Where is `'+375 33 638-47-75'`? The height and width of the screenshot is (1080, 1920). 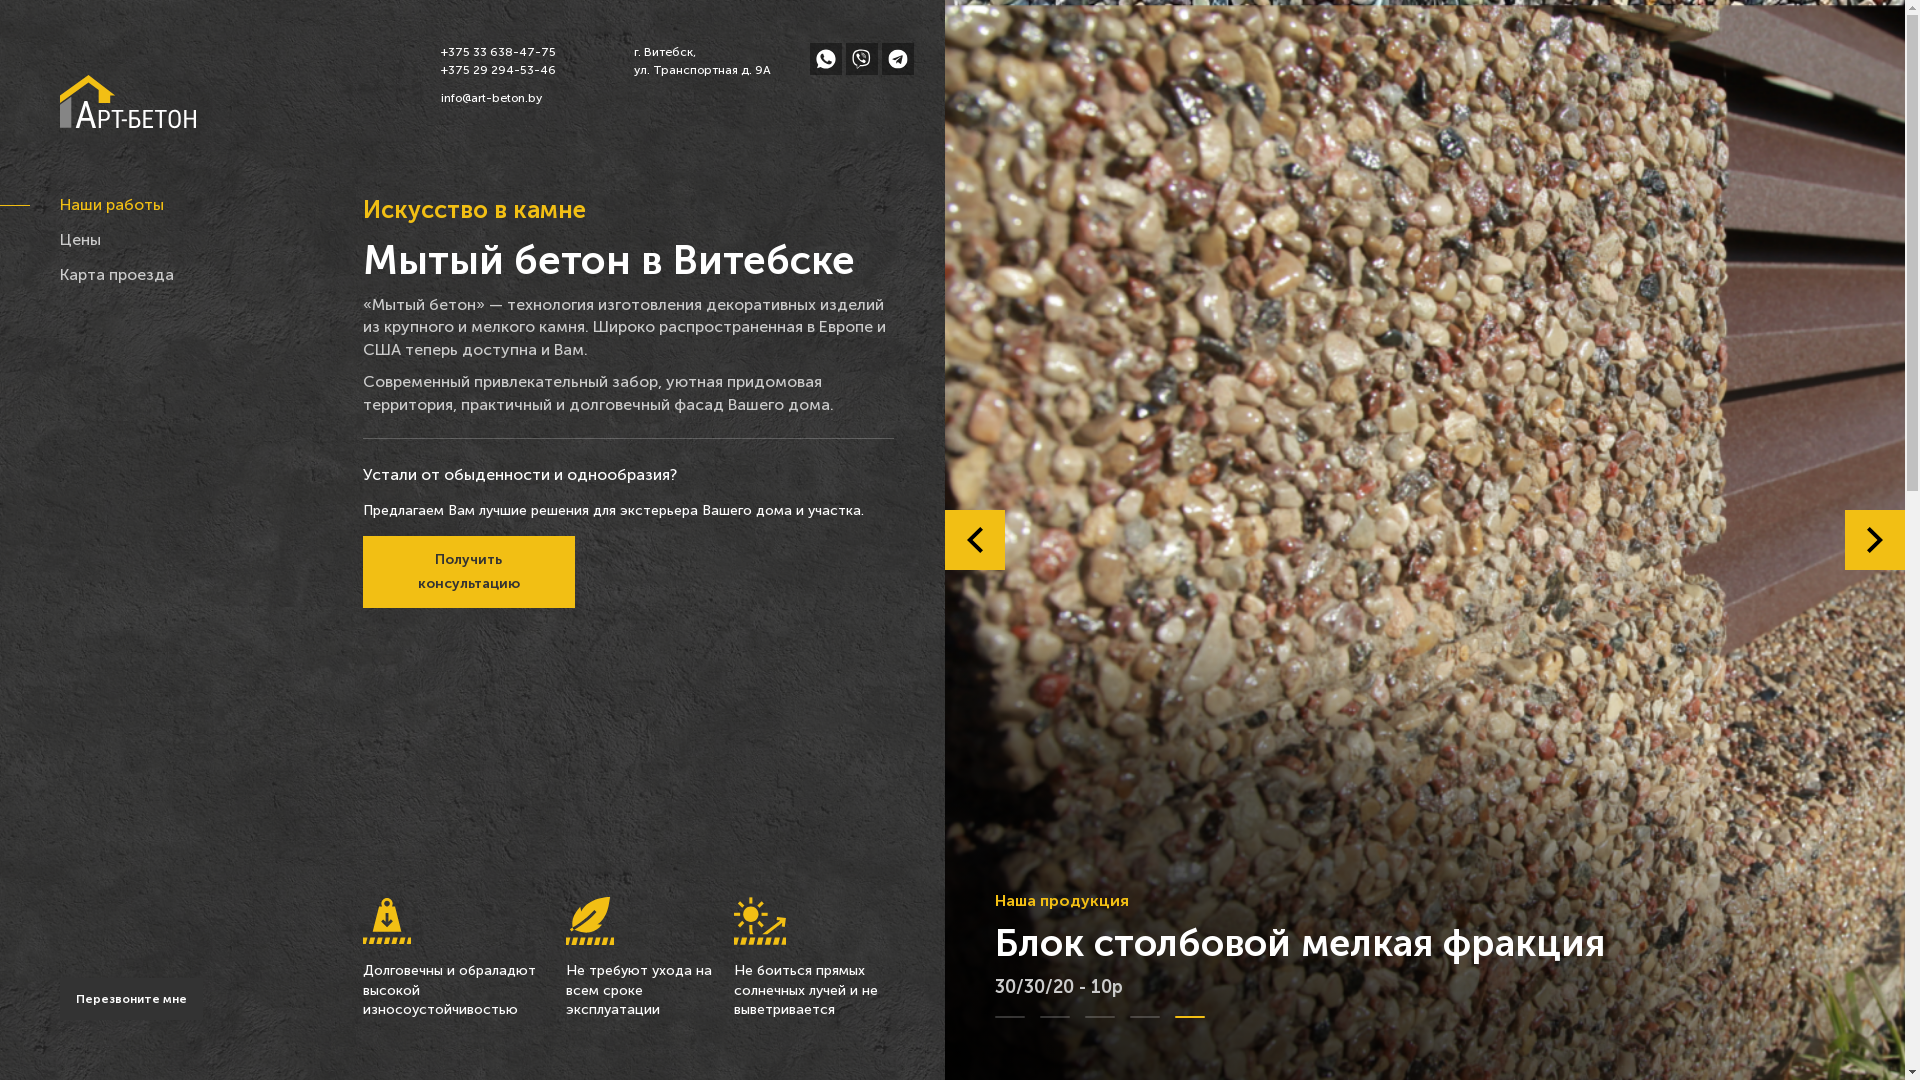
'+375 33 638-47-75' is located at coordinates (497, 50).